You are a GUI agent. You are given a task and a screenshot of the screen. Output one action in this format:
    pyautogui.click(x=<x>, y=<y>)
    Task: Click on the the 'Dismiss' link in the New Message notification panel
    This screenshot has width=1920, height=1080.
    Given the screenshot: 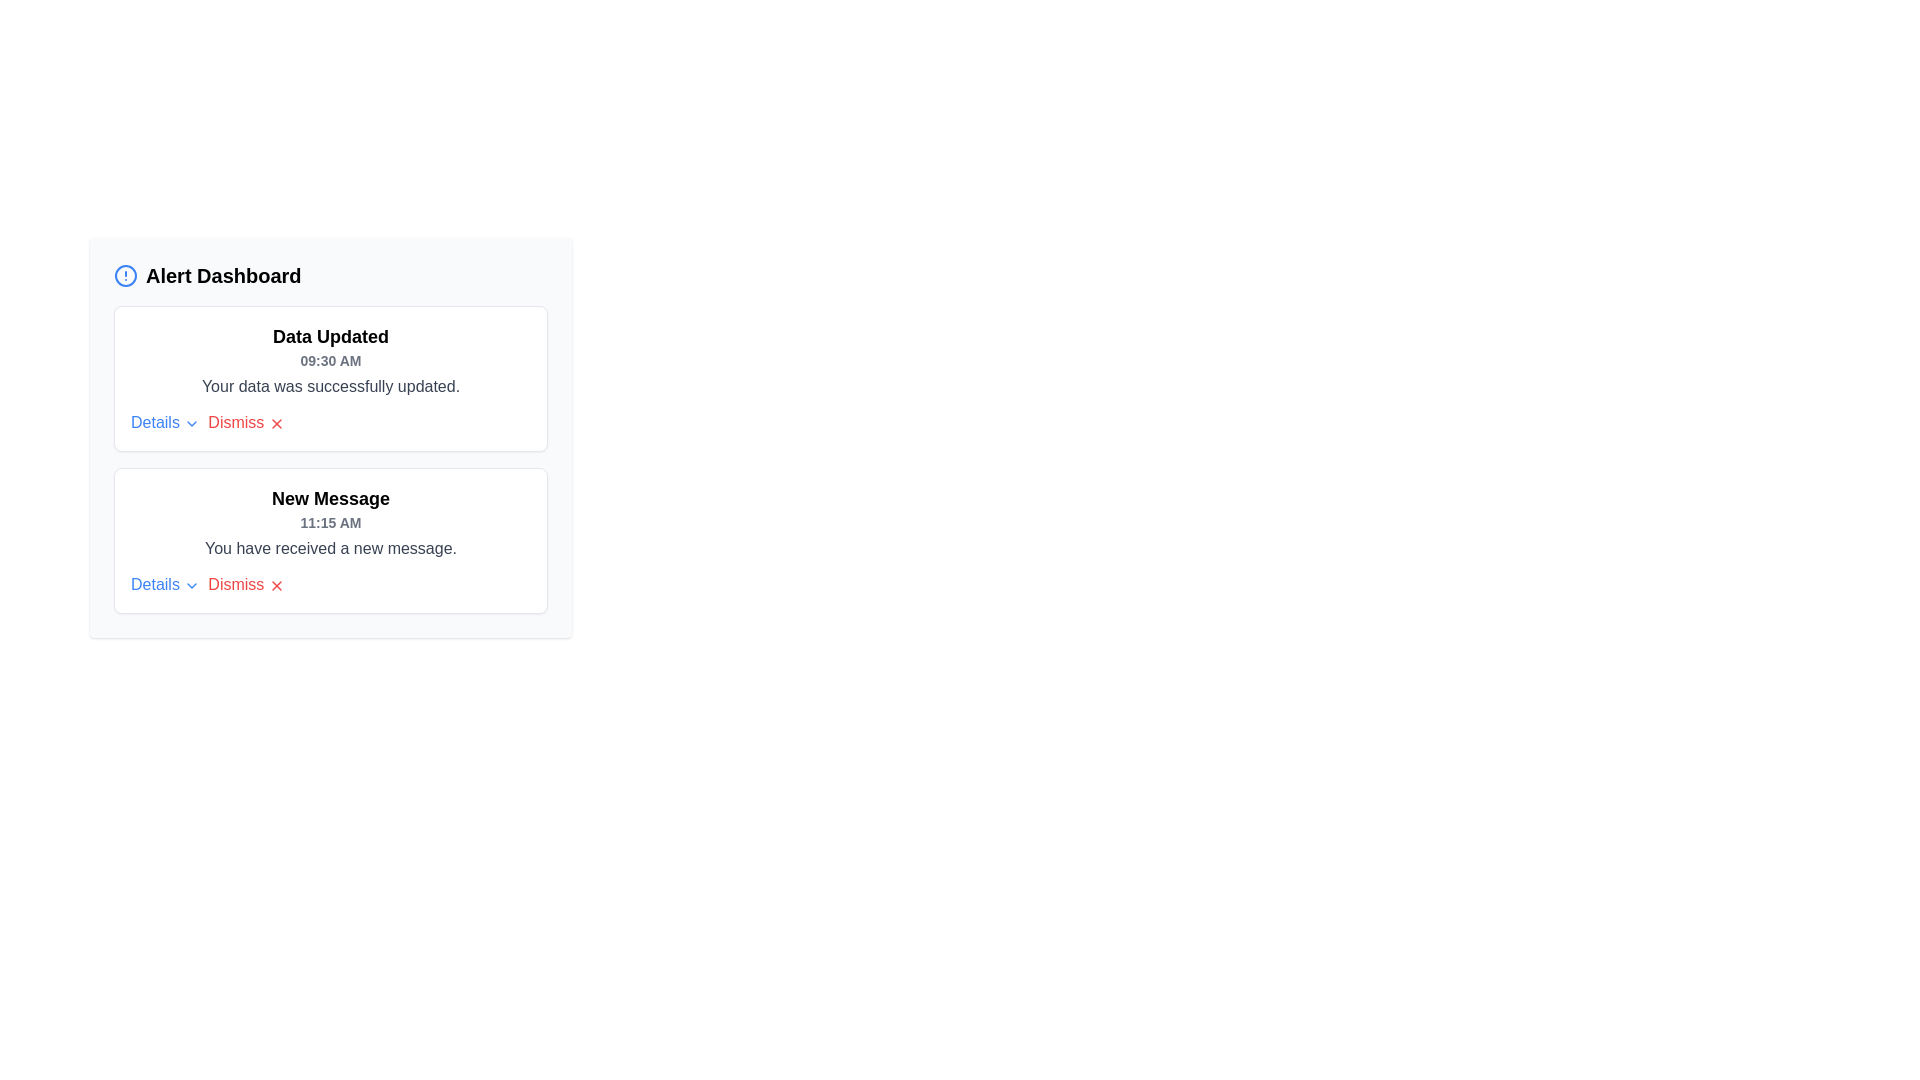 What is the action you would take?
    pyautogui.click(x=331, y=585)
    